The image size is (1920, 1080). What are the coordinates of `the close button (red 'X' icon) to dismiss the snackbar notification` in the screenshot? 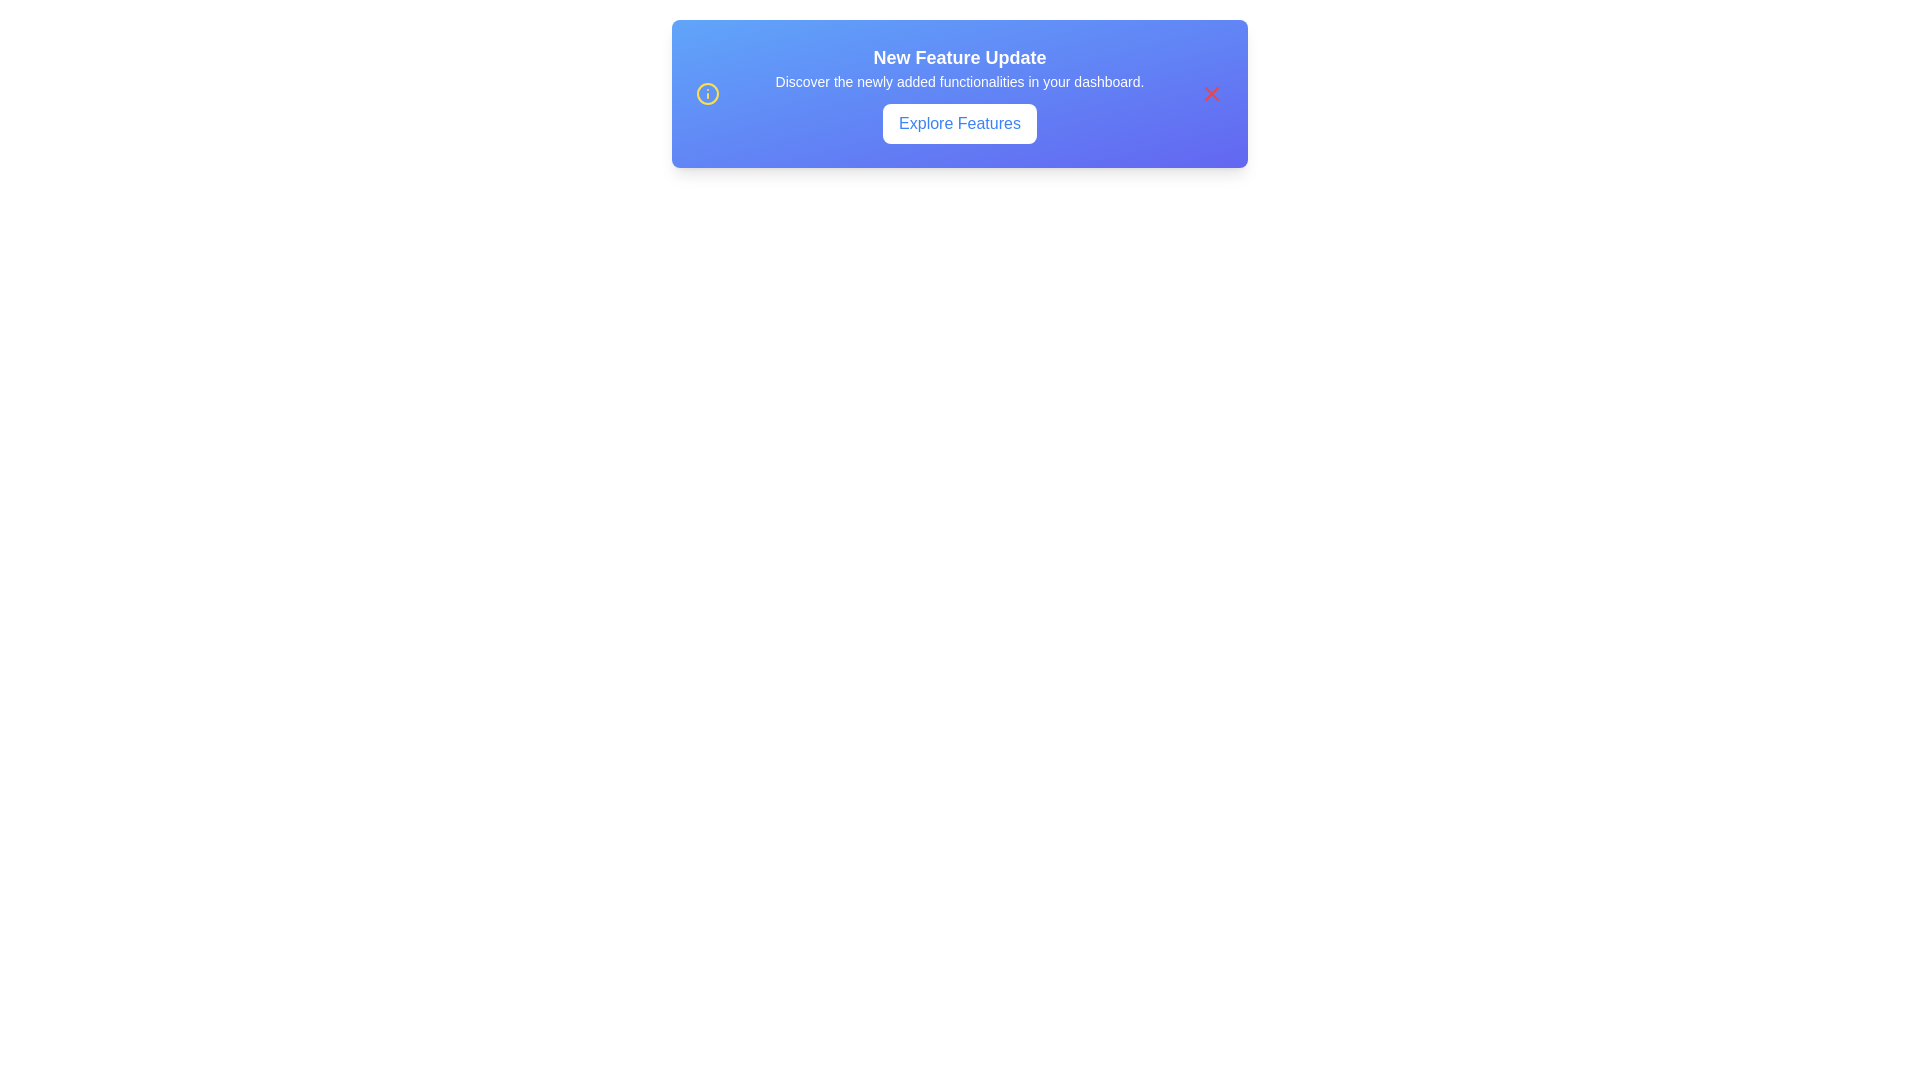 It's located at (1210, 93).